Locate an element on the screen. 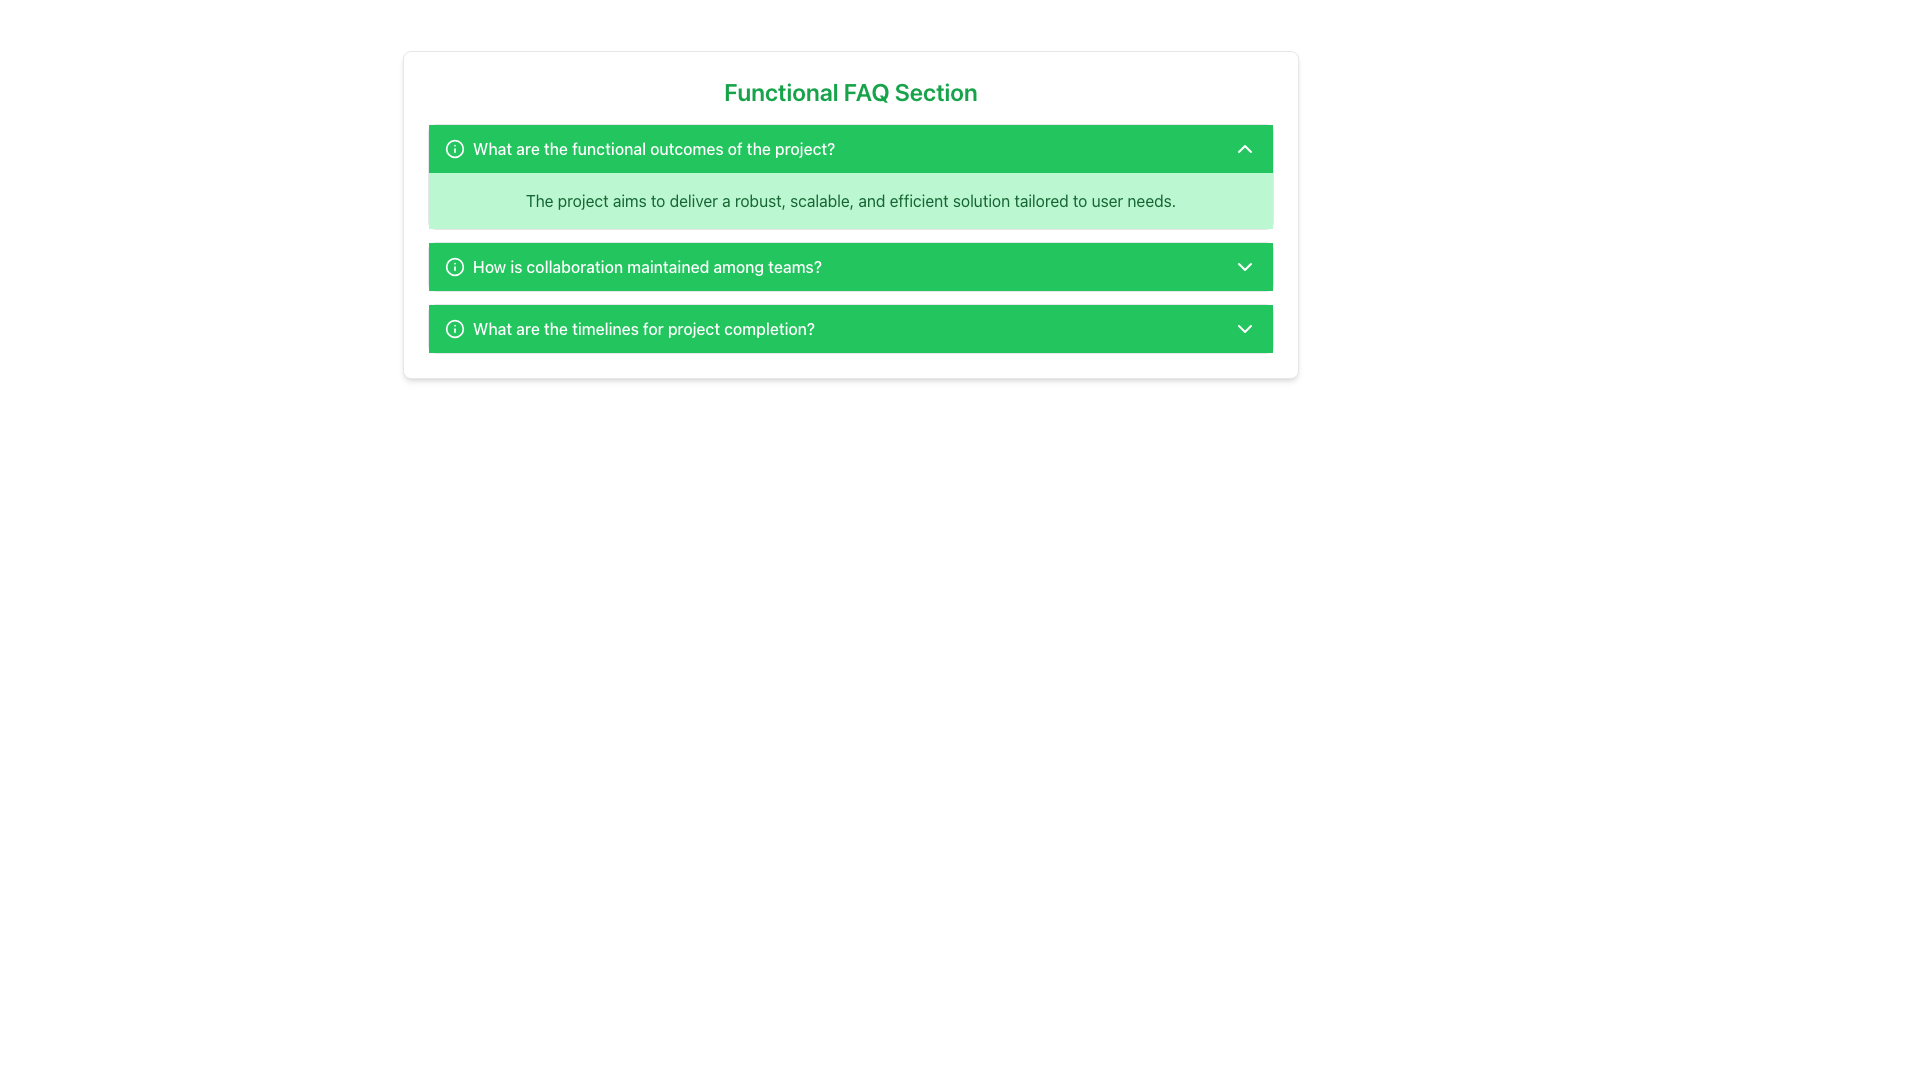 The width and height of the screenshot is (1920, 1080). the chevron-down icon located in the rightmost position of the green header box labeled 'What are the timelines for project completion?' is located at coordinates (1243, 327).